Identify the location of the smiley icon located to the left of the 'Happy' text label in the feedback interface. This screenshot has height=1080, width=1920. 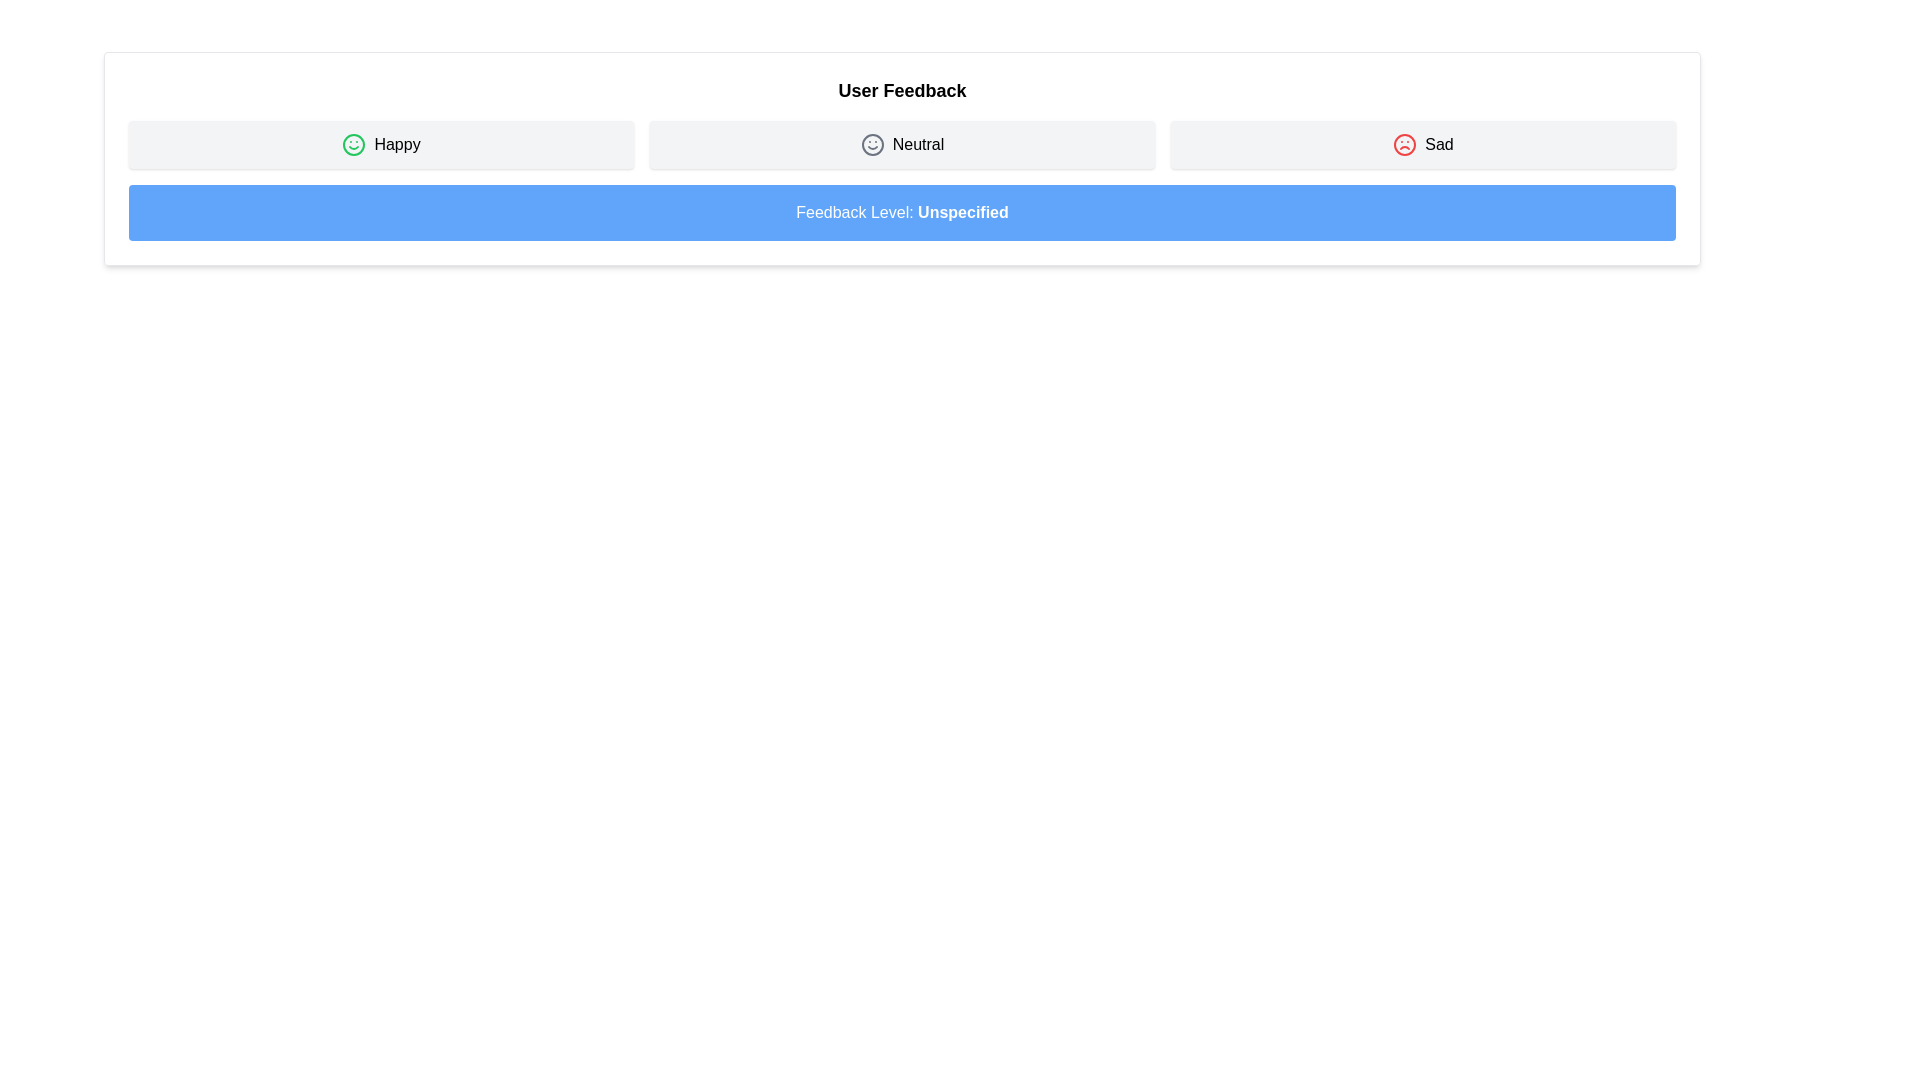
(354, 144).